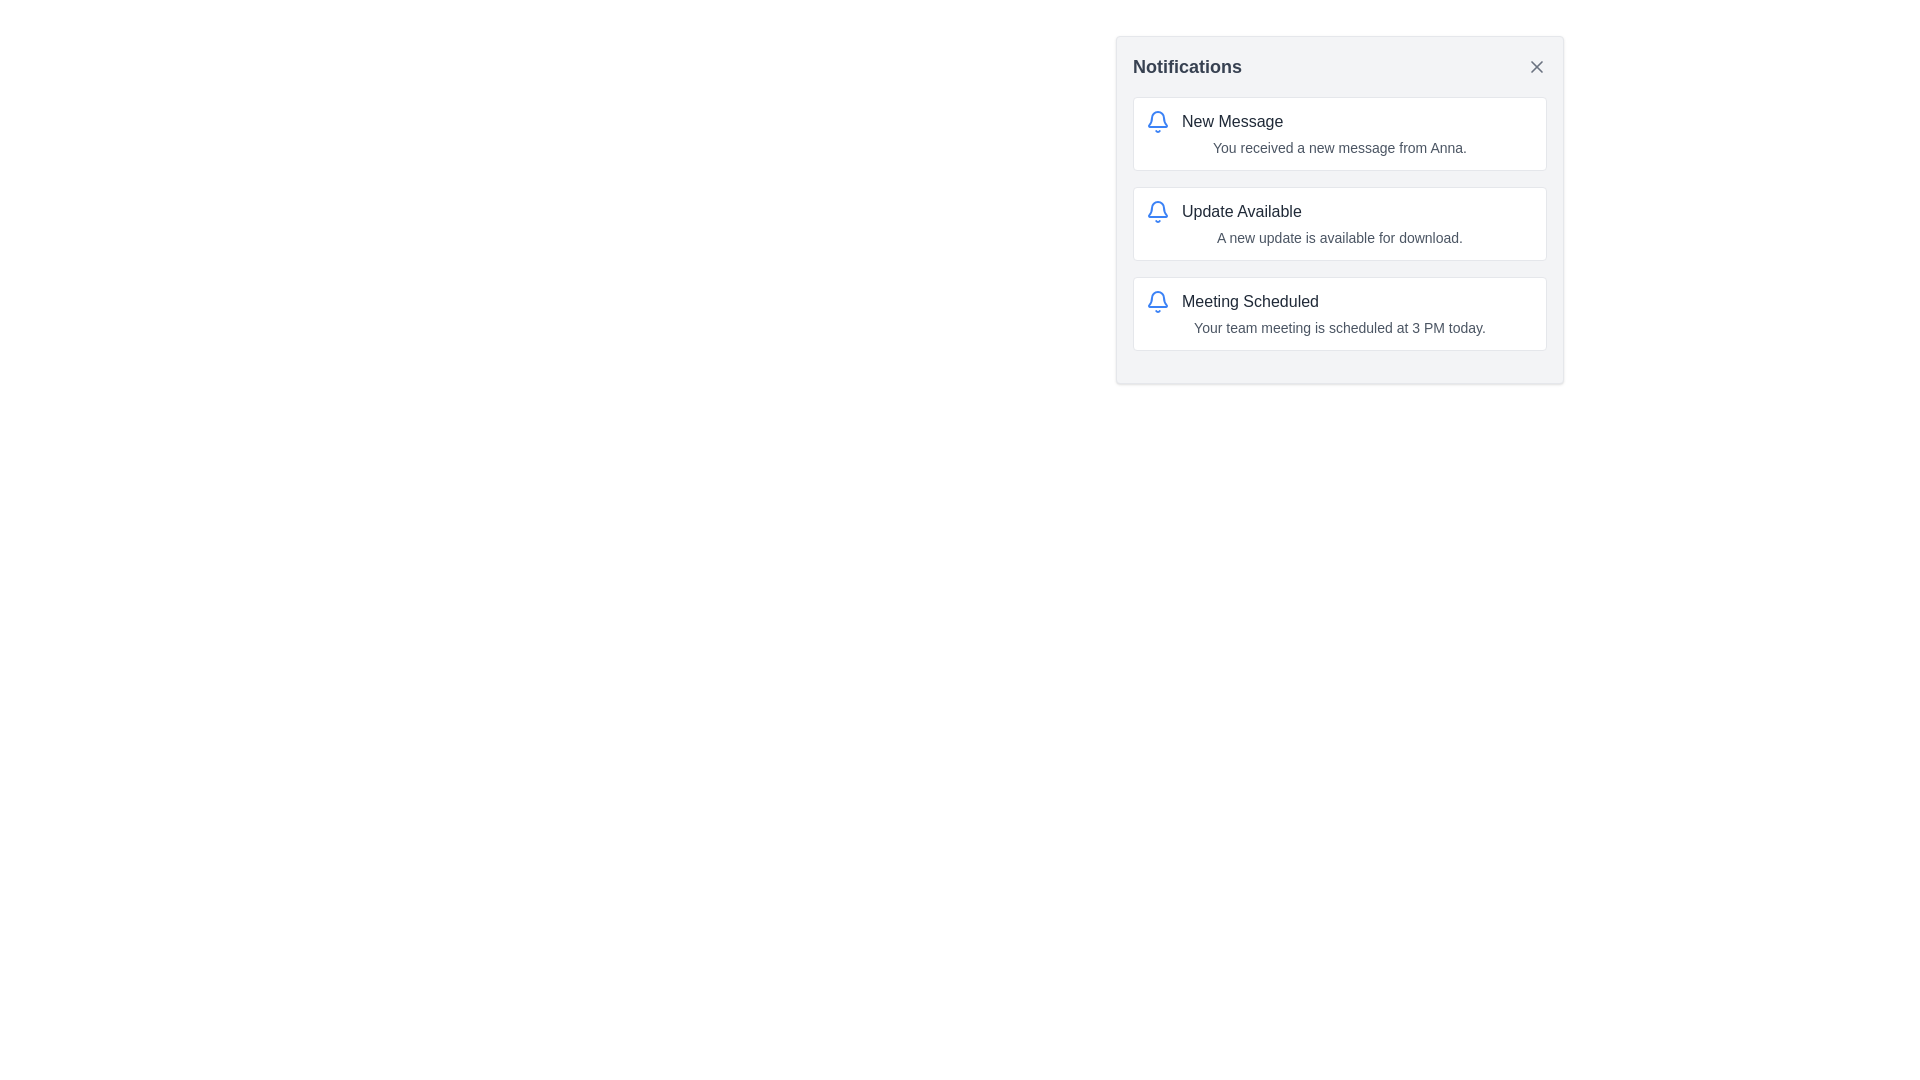  I want to click on meeting details from the third notification card which informs about a scheduled team meeting at 3 PM today, so click(1339, 313).